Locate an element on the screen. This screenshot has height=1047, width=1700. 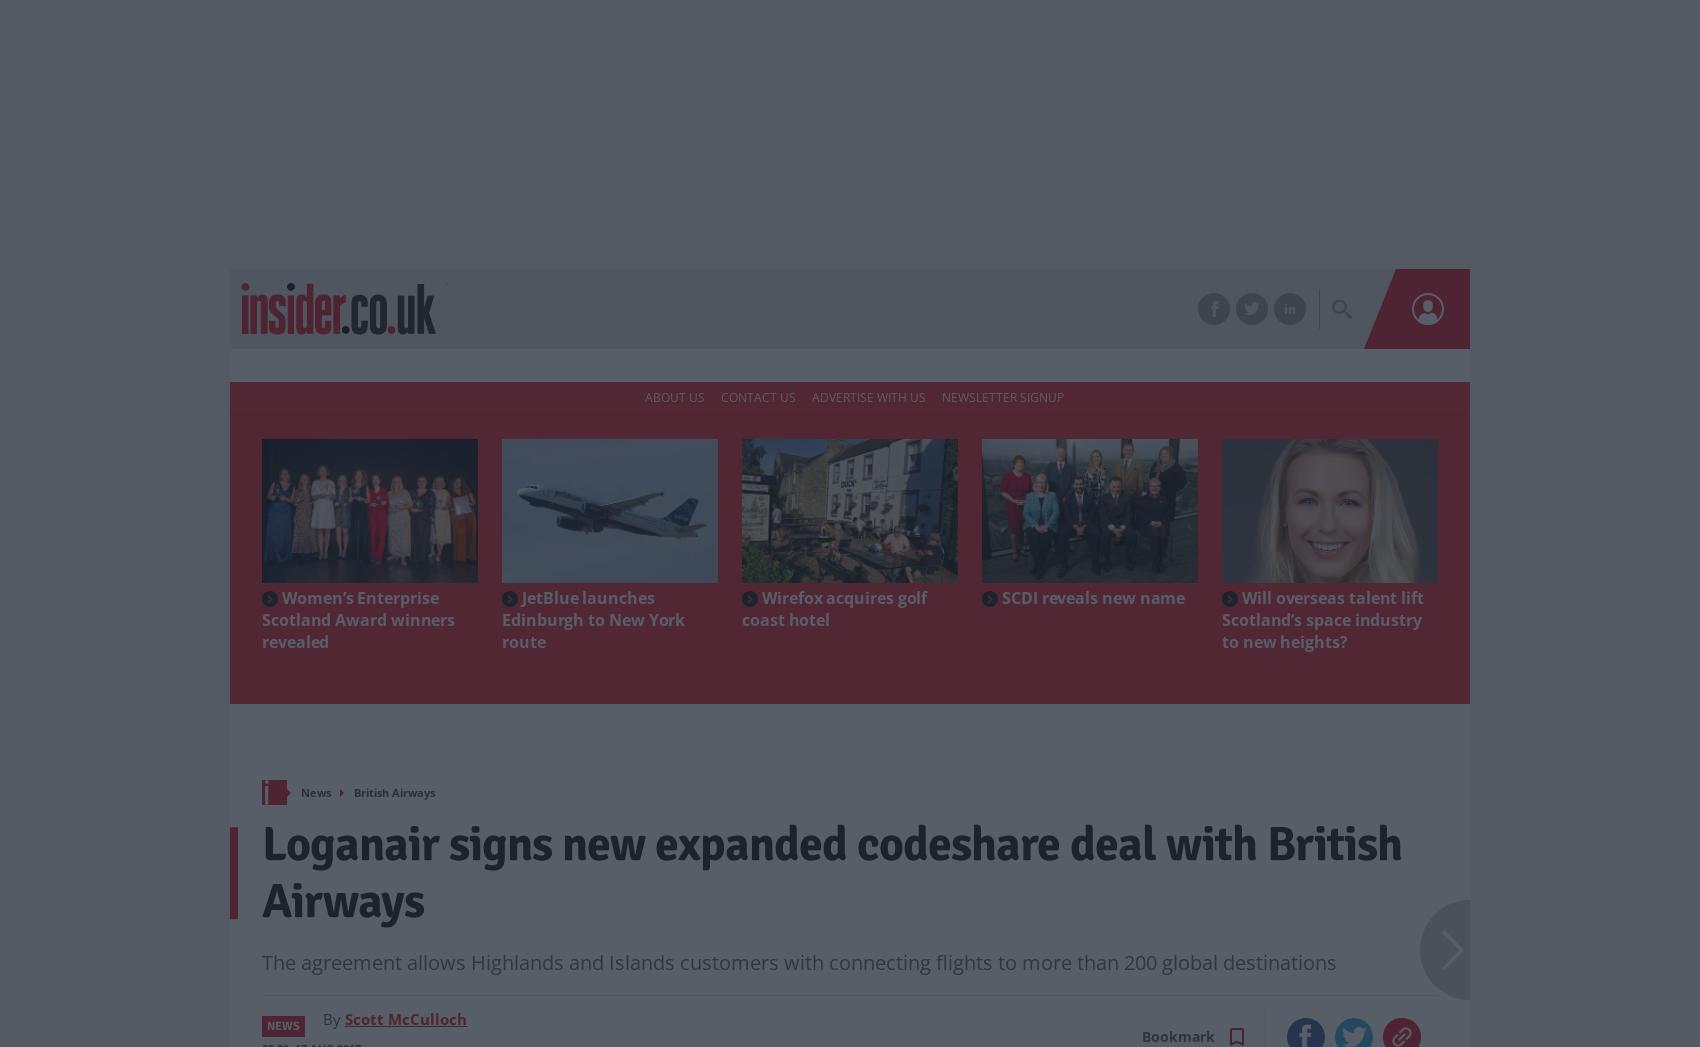
'Sectors' is located at coordinates (690, 309).